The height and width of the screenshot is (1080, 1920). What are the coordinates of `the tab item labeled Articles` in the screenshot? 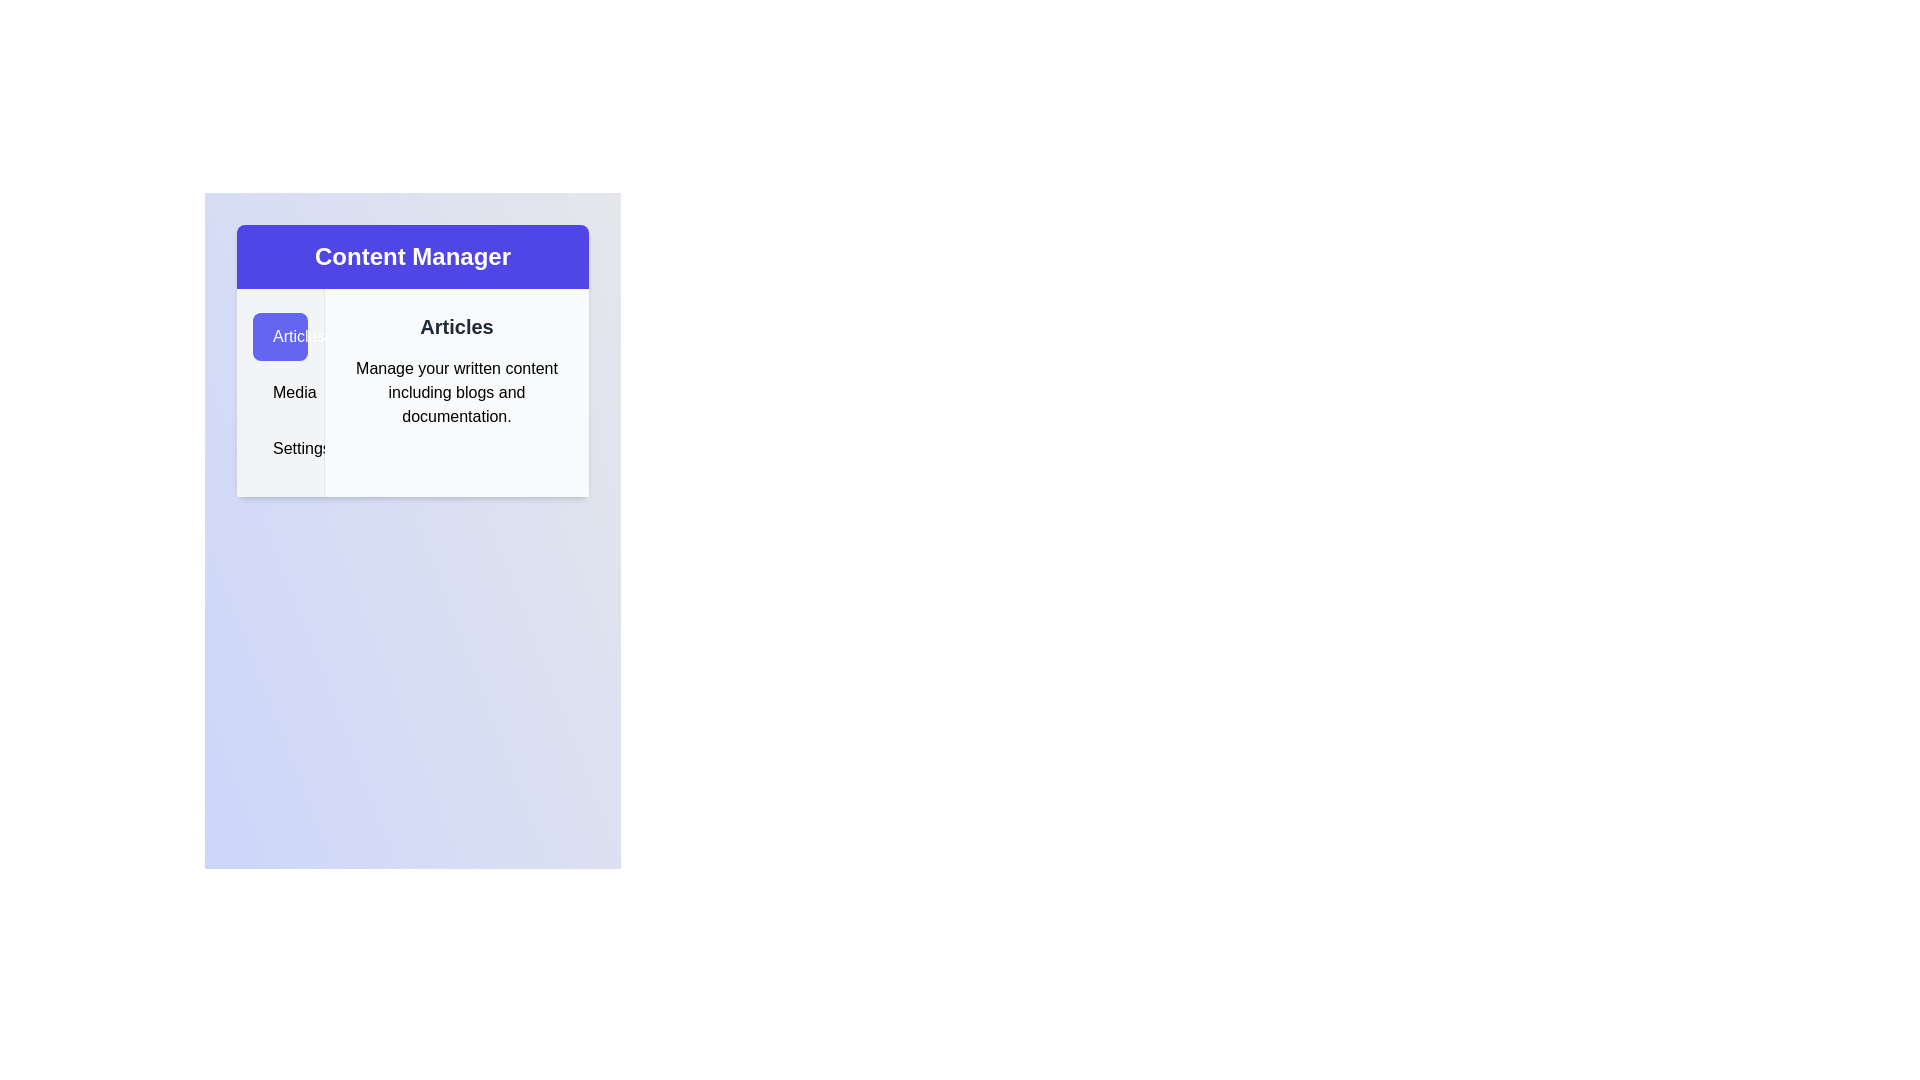 It's located at (279, 335).